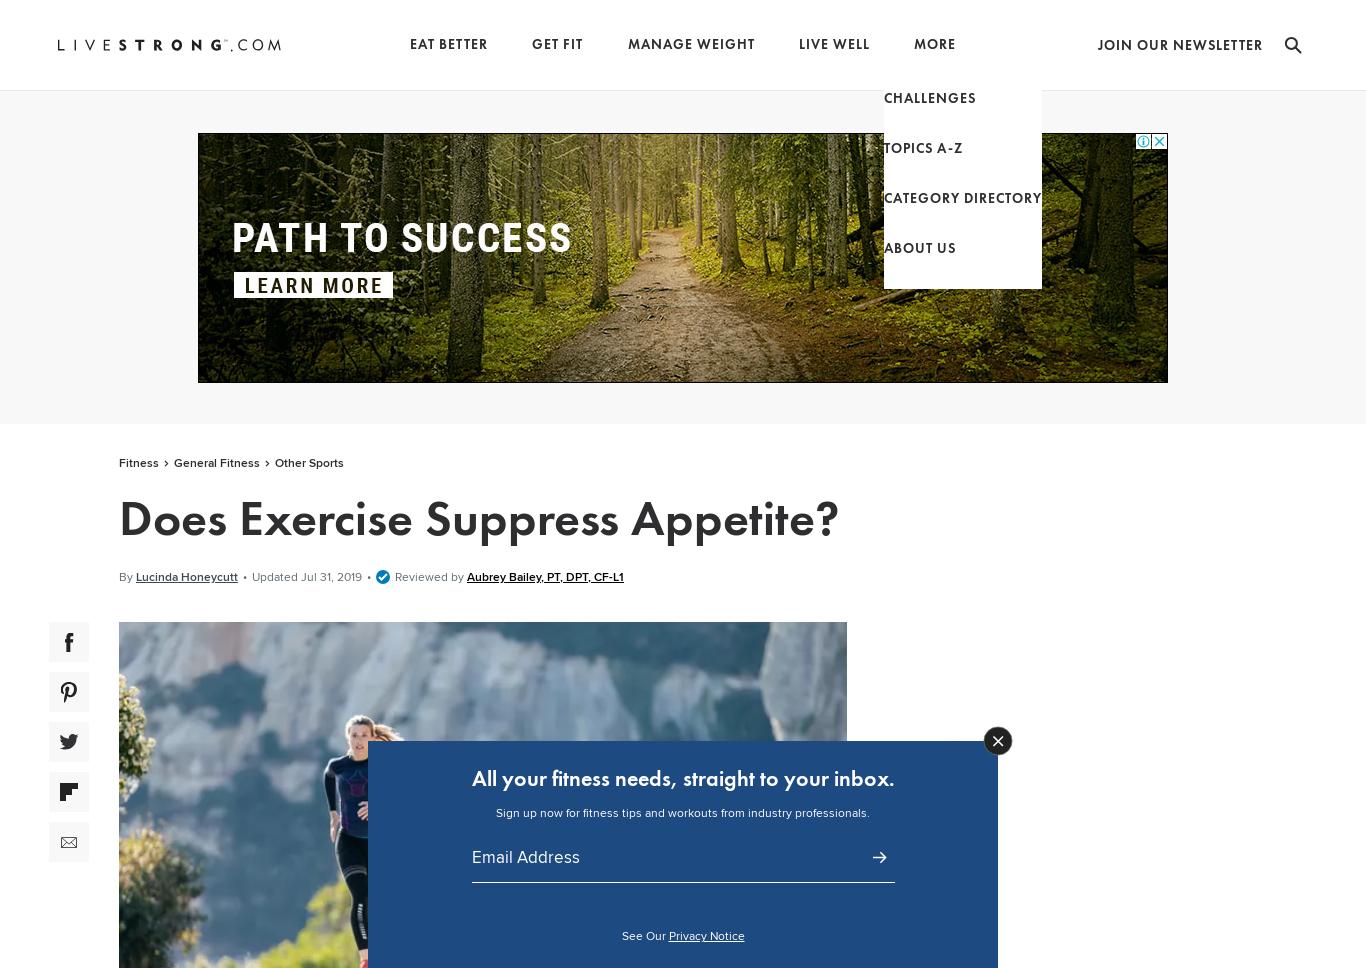 The height and width of the screenshot is (968, 1366). What do you see at coordinates (1180, 44) in the screenshot?
I see `'JOIN OUR NEWSLETTER'` at bounding box center [1180, 44].